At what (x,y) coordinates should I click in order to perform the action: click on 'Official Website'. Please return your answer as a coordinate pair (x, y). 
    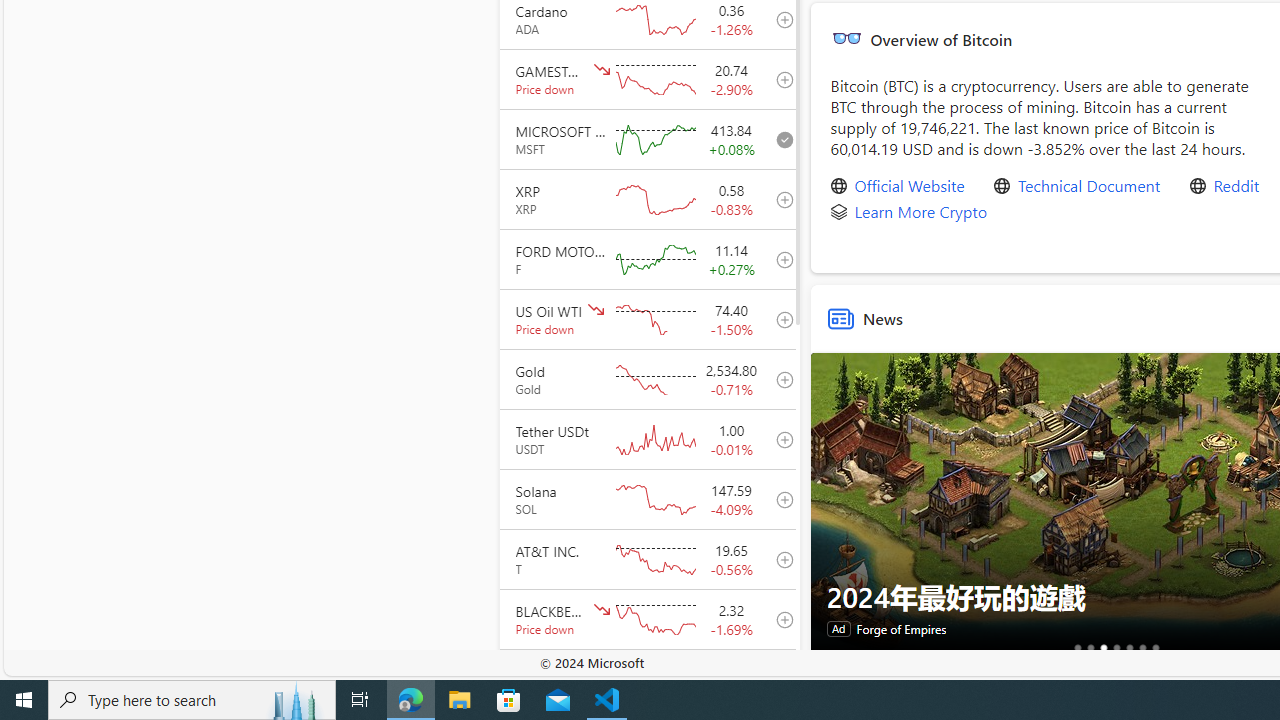
    Looking at the image, I should click on (908, 186).